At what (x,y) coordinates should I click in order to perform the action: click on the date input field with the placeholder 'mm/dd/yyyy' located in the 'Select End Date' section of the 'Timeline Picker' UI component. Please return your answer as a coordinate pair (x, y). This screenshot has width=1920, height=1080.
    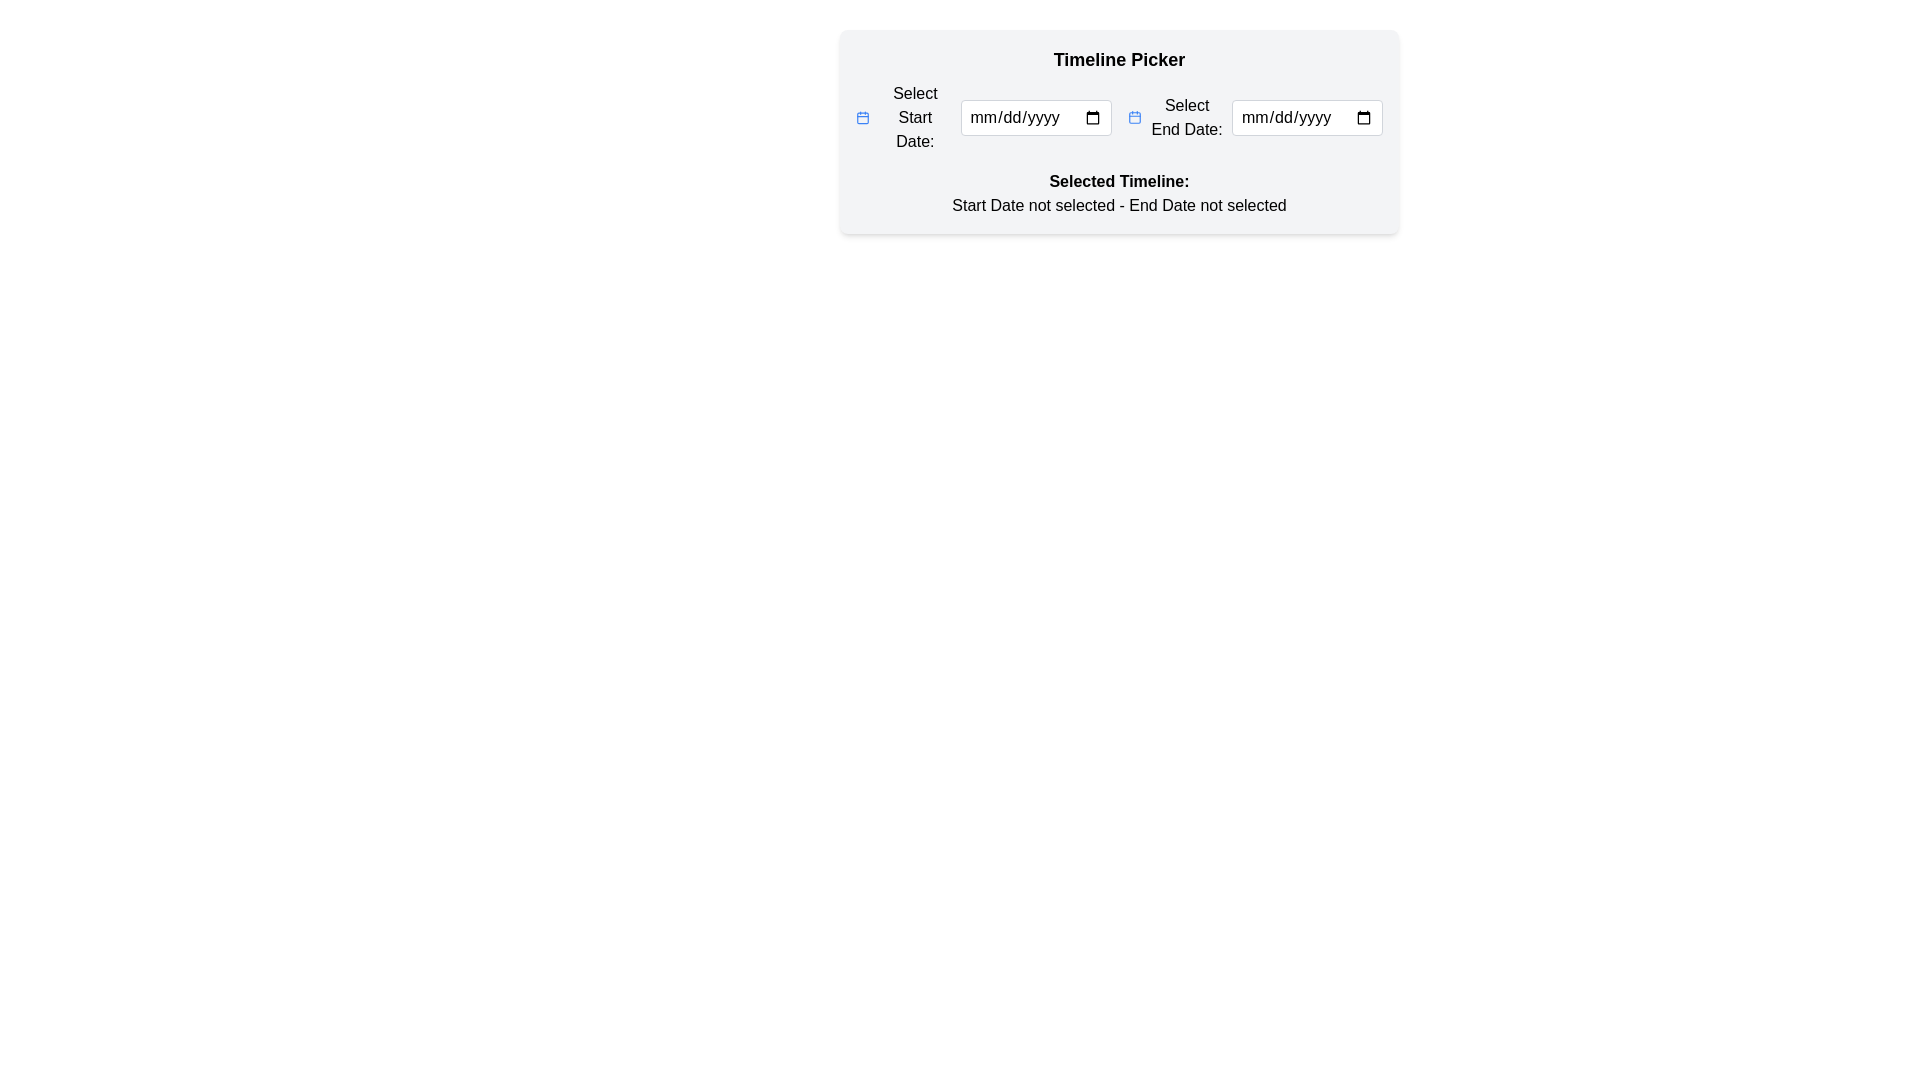
    Looking at the image, I should click on (1307, 118).